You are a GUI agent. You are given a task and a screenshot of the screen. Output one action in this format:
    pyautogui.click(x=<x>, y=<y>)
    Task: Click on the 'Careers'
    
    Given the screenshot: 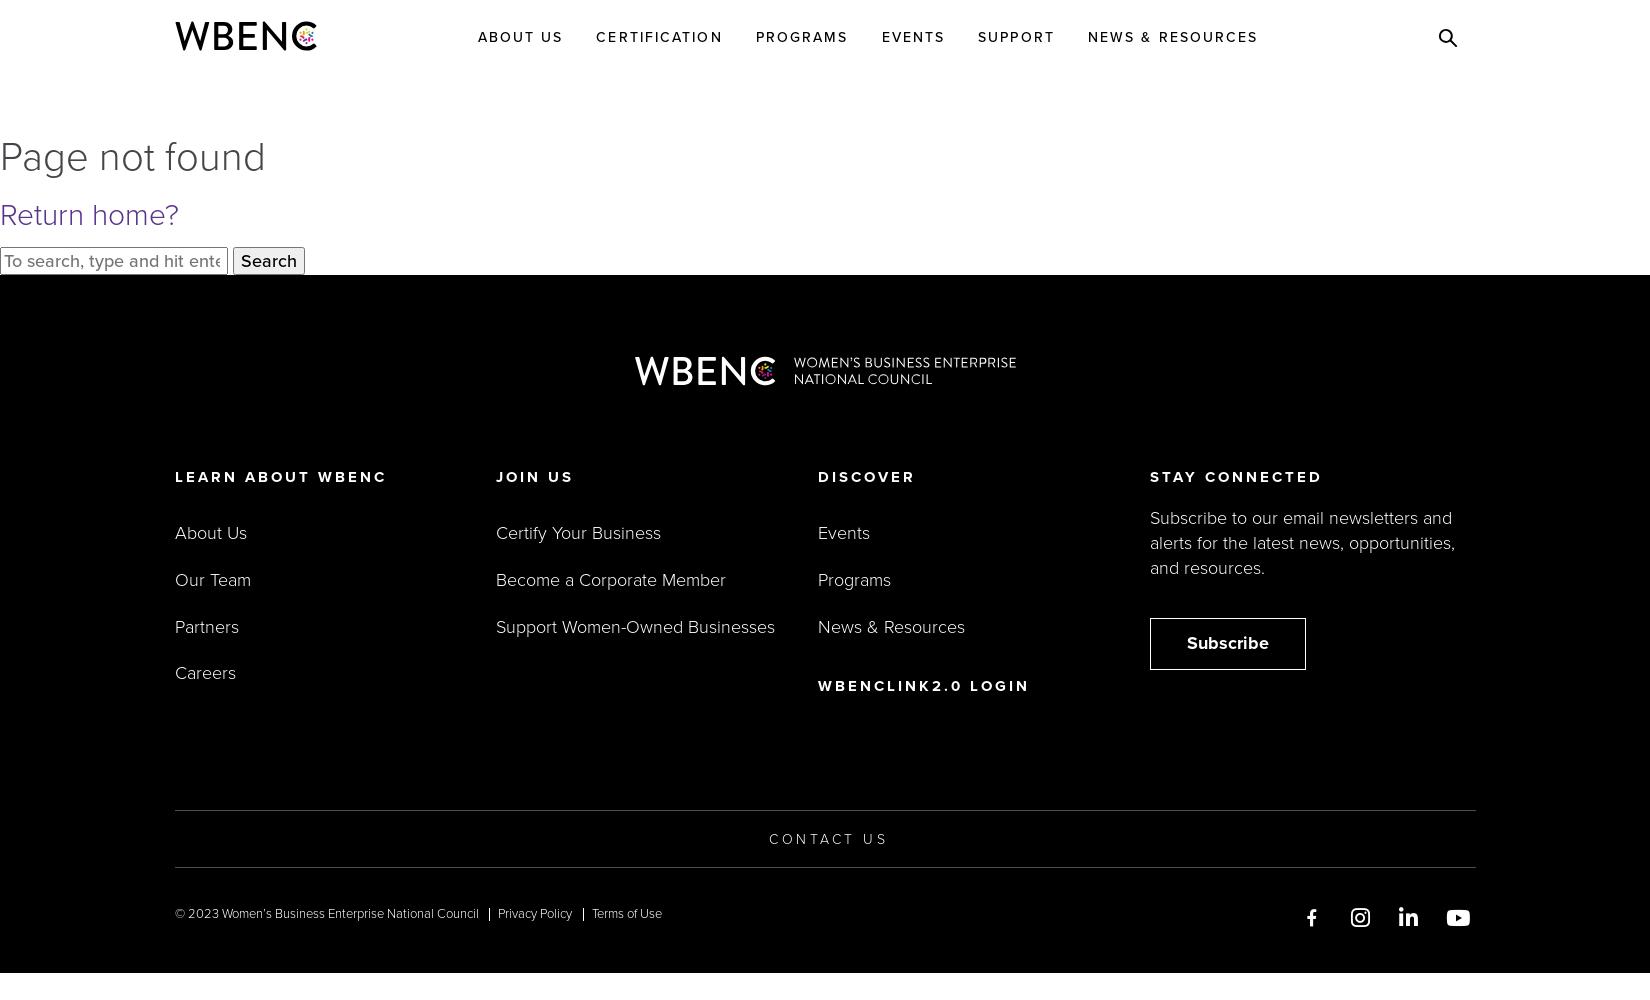 What is the action you would take?
    pyautogui.click(x=204, y=673)
    